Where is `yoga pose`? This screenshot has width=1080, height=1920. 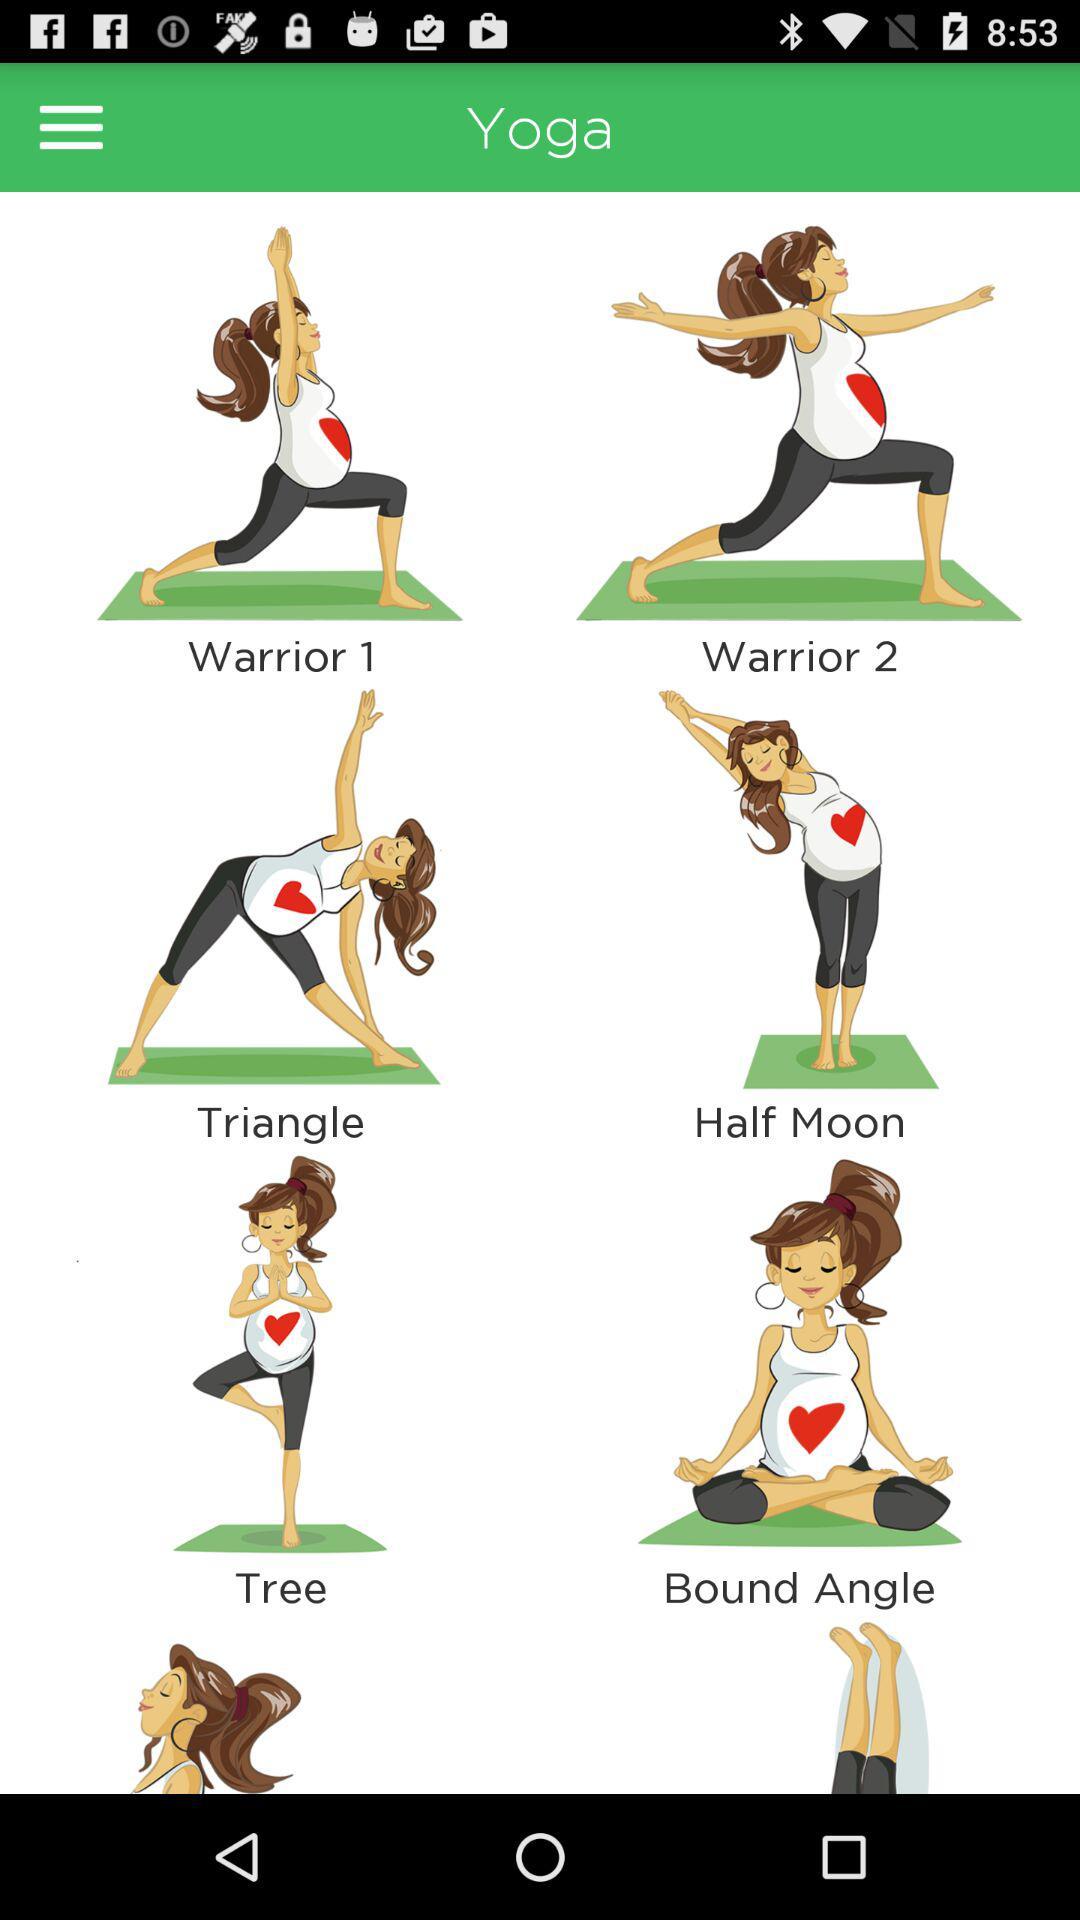 yoga pose is located at coordinates (798, 421).